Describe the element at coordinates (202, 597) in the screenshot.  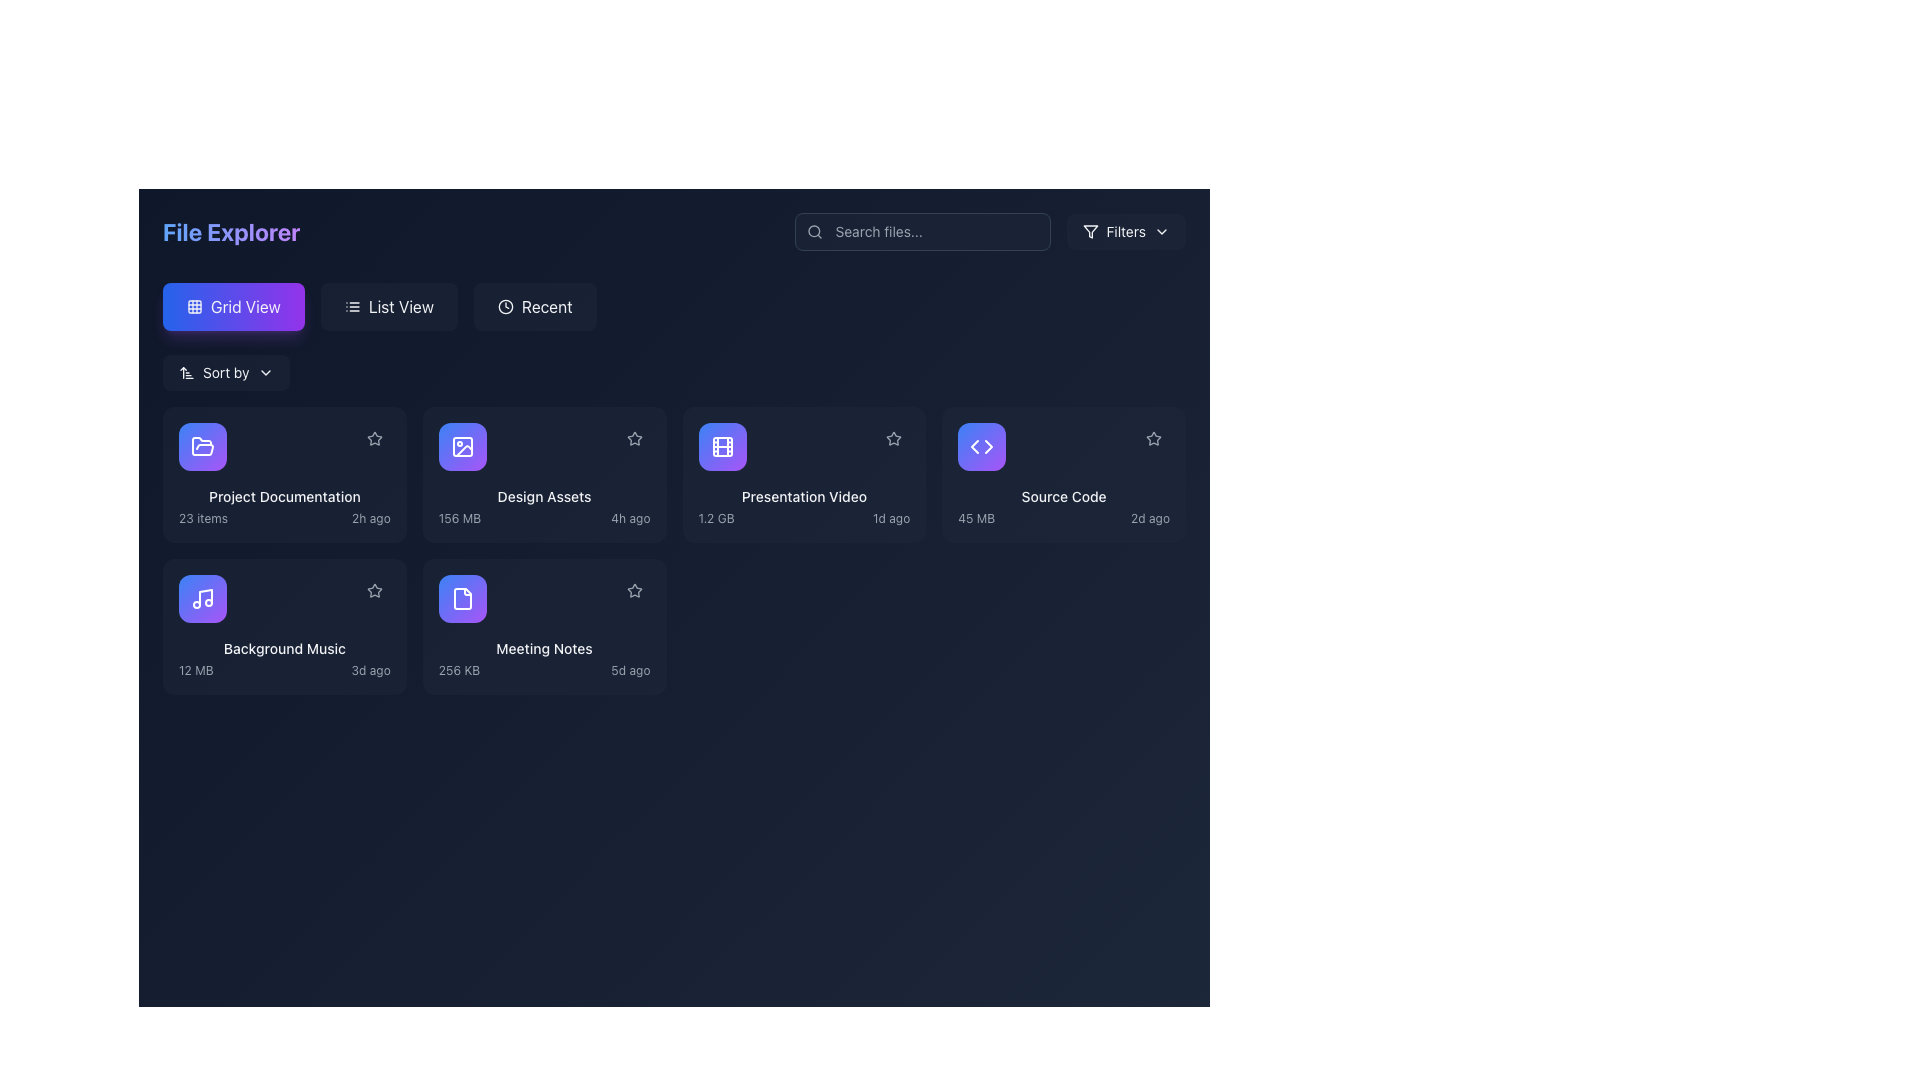
I see `the music file icon button located in the first column of the fourth row in the file explorer's grid layout` at that location.